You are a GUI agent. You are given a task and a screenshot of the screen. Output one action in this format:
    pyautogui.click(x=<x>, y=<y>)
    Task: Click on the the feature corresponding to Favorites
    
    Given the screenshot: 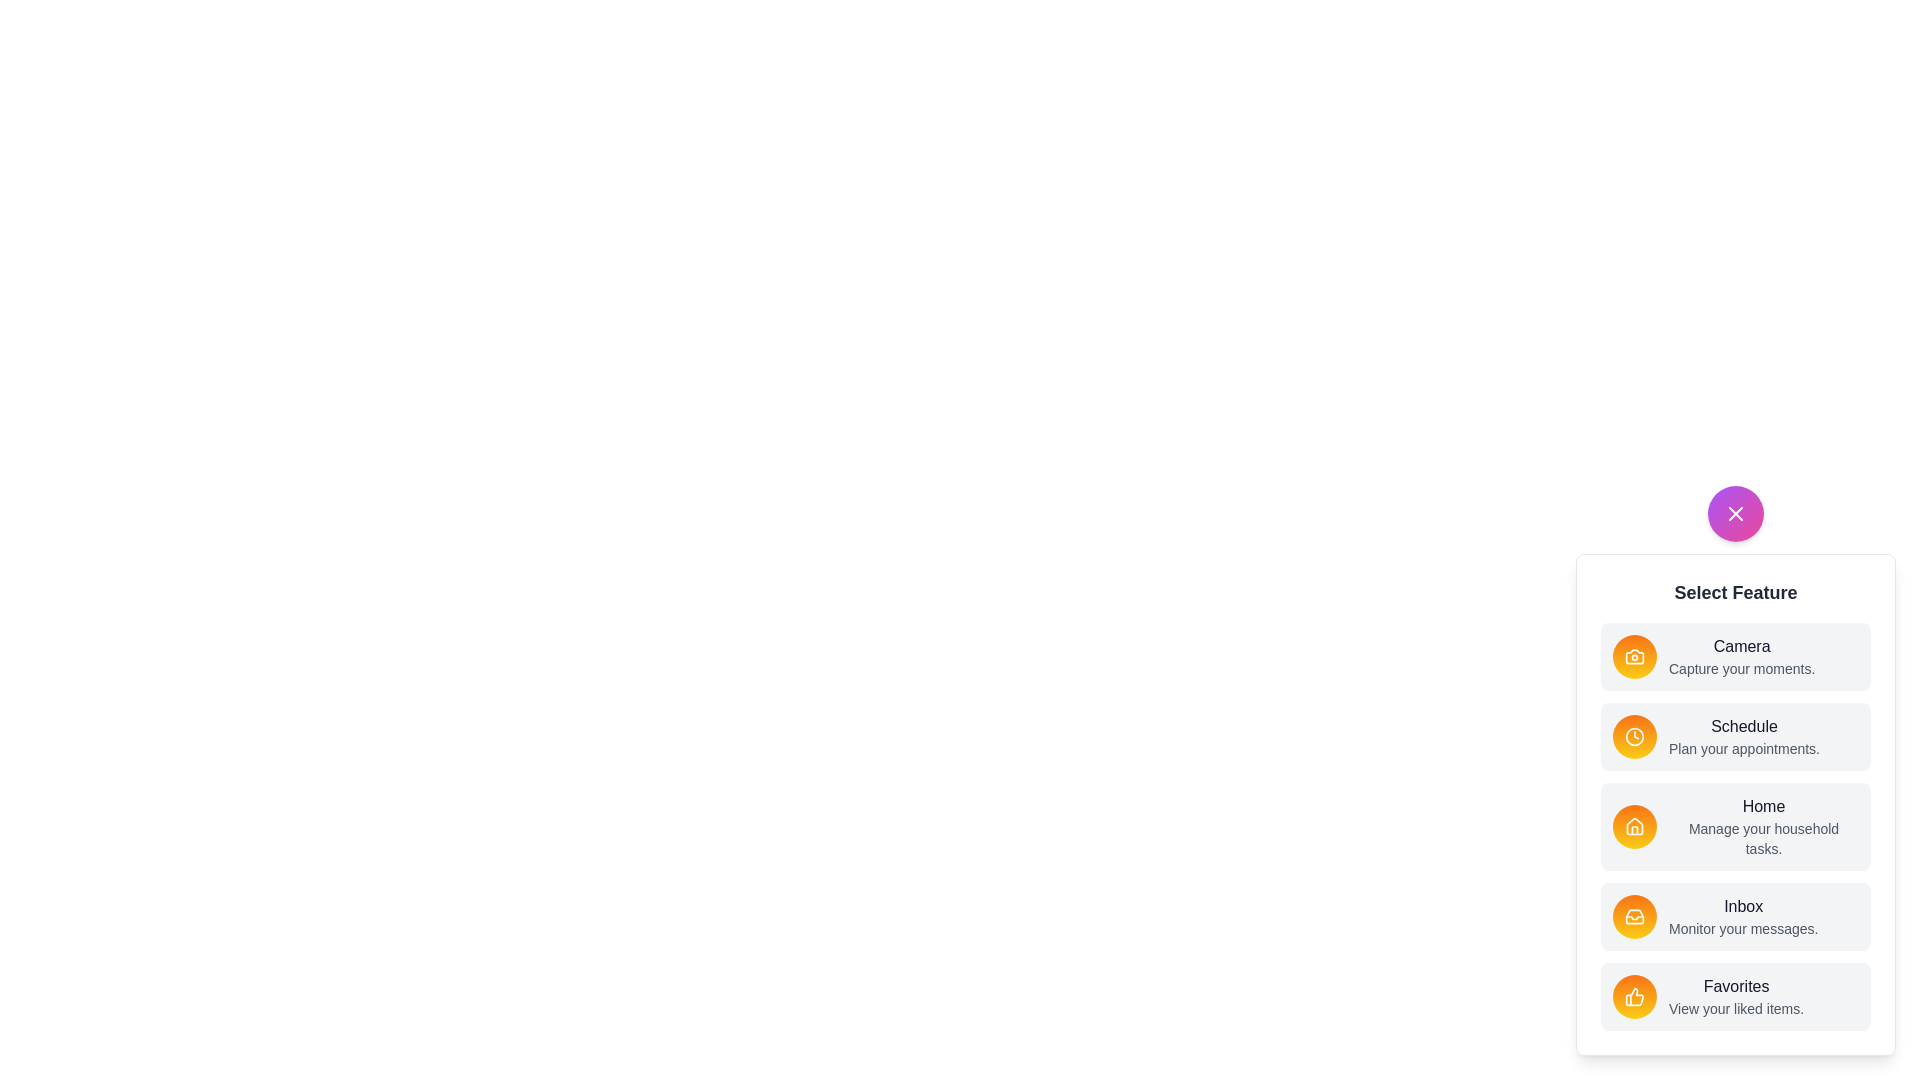 What is the action you would take?
    pyautogui.click(x=1635, y=996)
    